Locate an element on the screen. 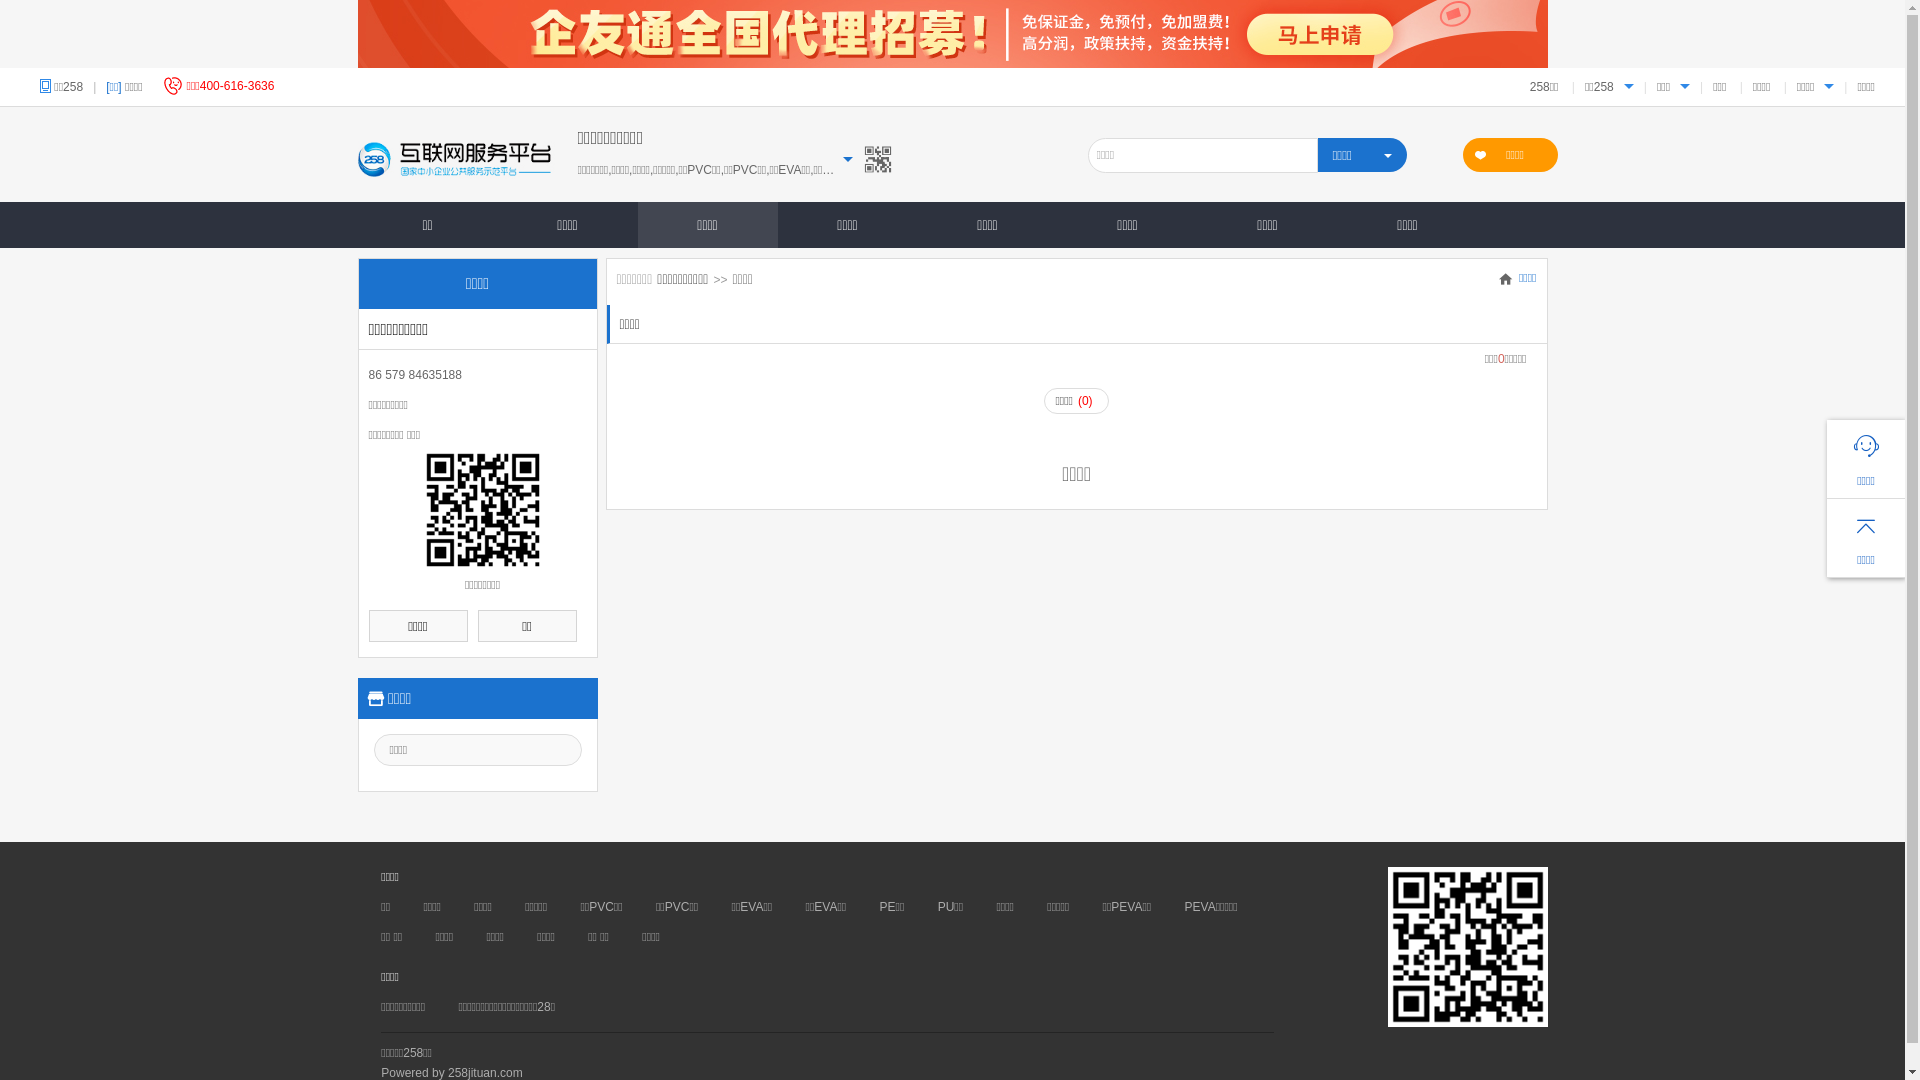  'http://m.258jituan.com/shop-zjcxgmyxgs627' is located at coordinates (481, 508).